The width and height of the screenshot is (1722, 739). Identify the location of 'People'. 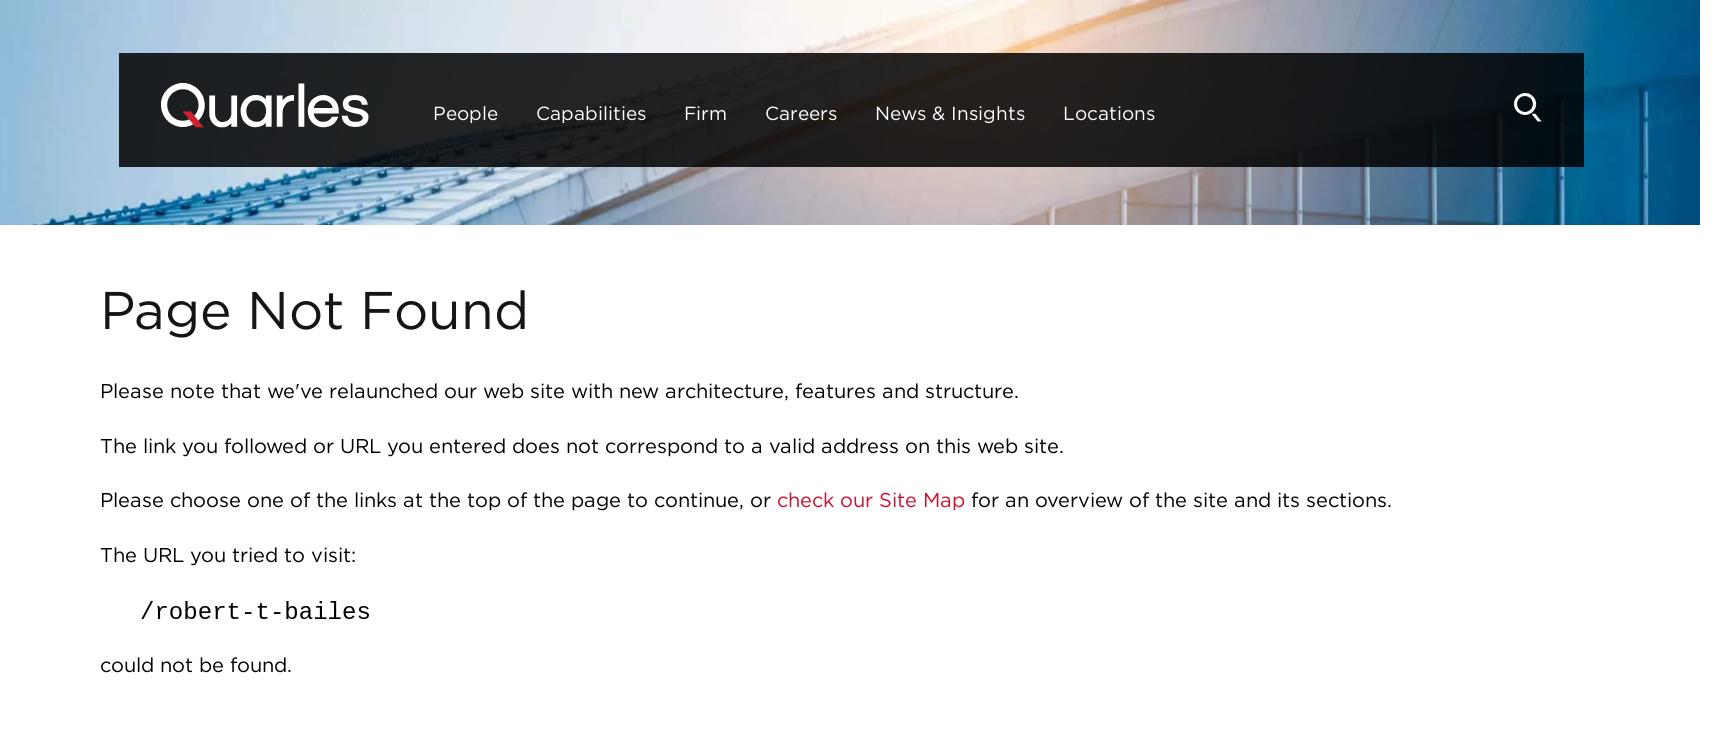
(404, 112).